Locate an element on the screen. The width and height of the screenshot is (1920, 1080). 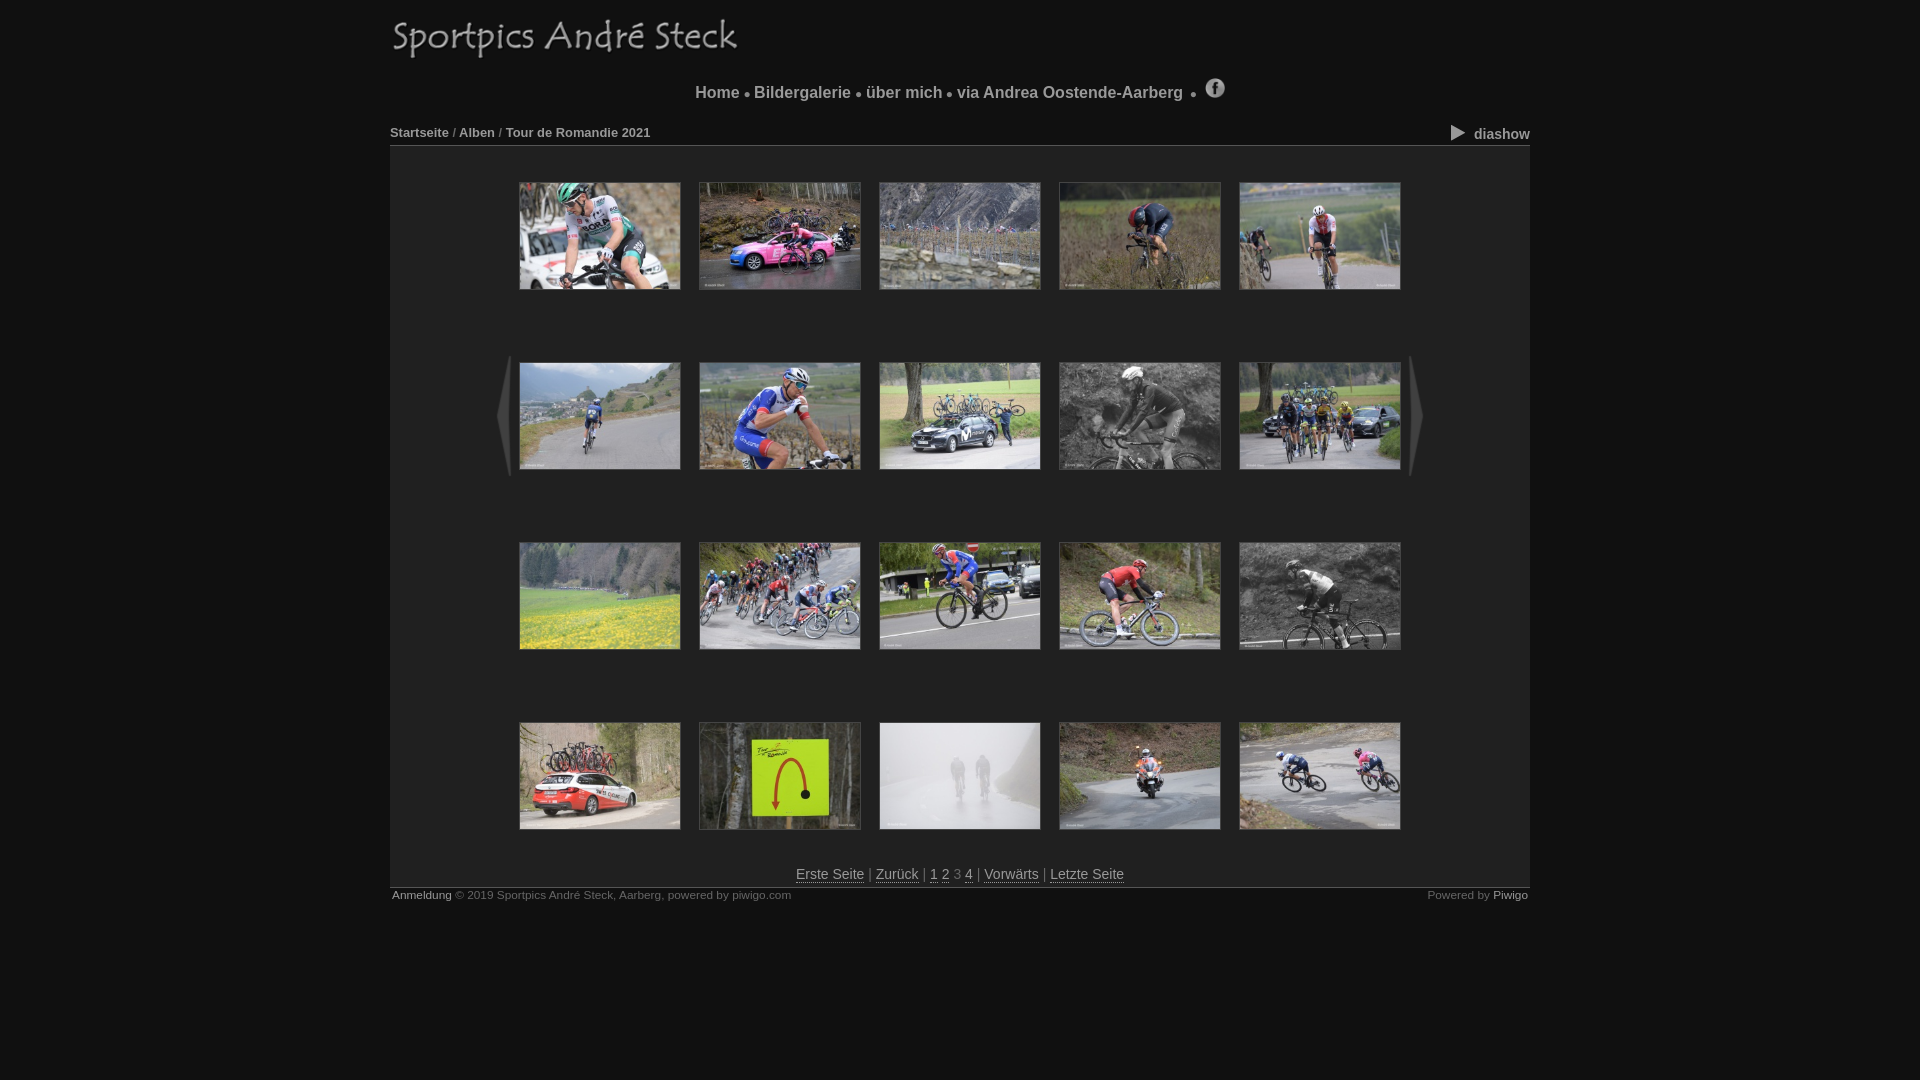
'<' is located at coordinates (504, 415).